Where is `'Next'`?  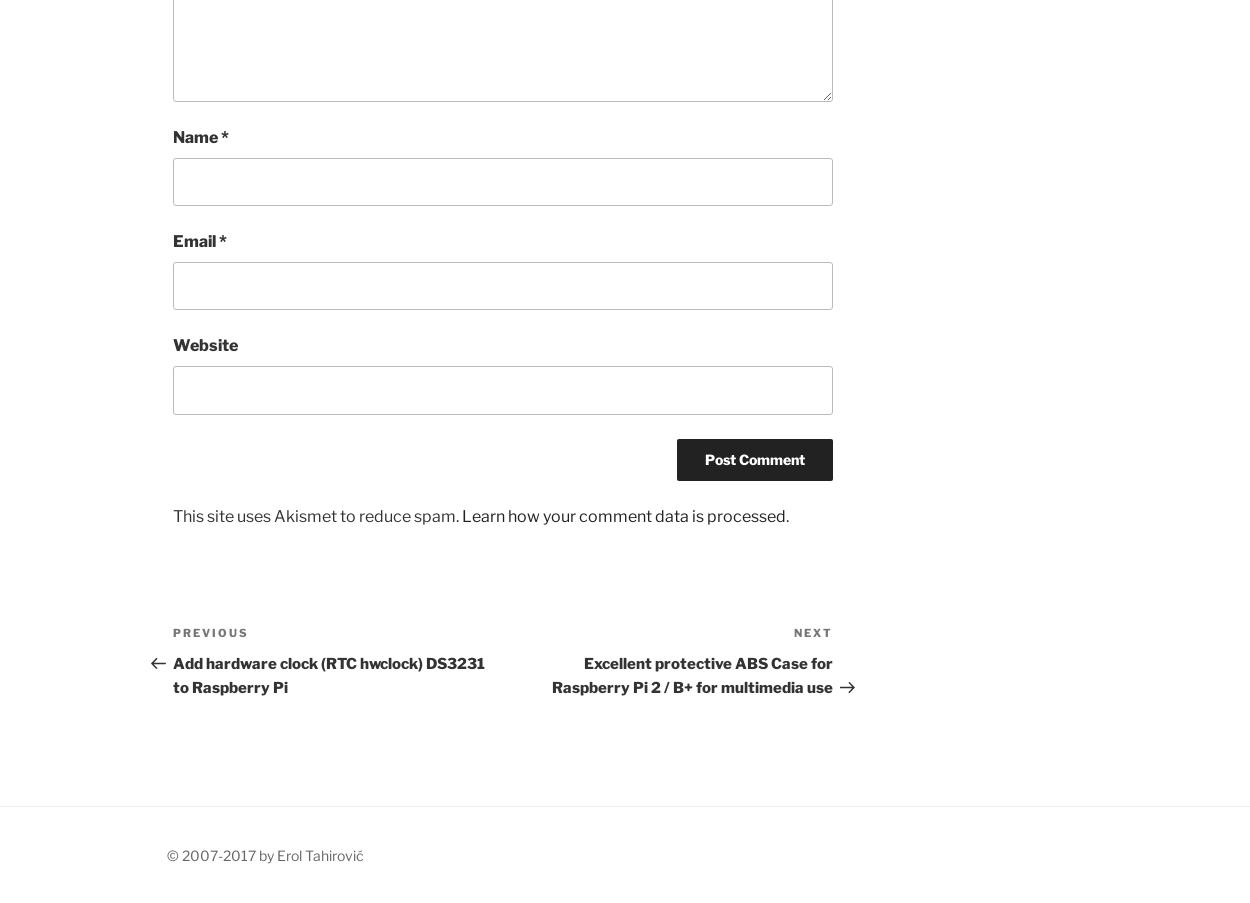
'Next' is located at coordinates (812, 632).